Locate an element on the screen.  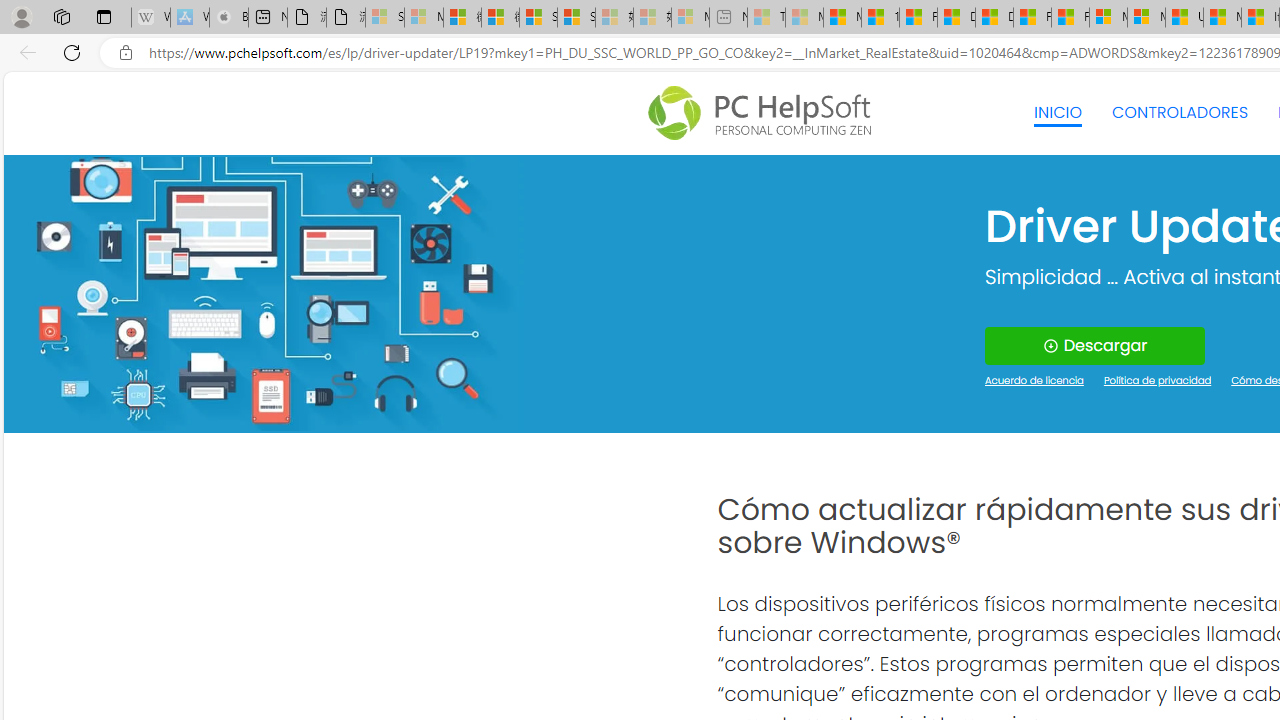
'INICIO' is located at coordinates (1056, 113).